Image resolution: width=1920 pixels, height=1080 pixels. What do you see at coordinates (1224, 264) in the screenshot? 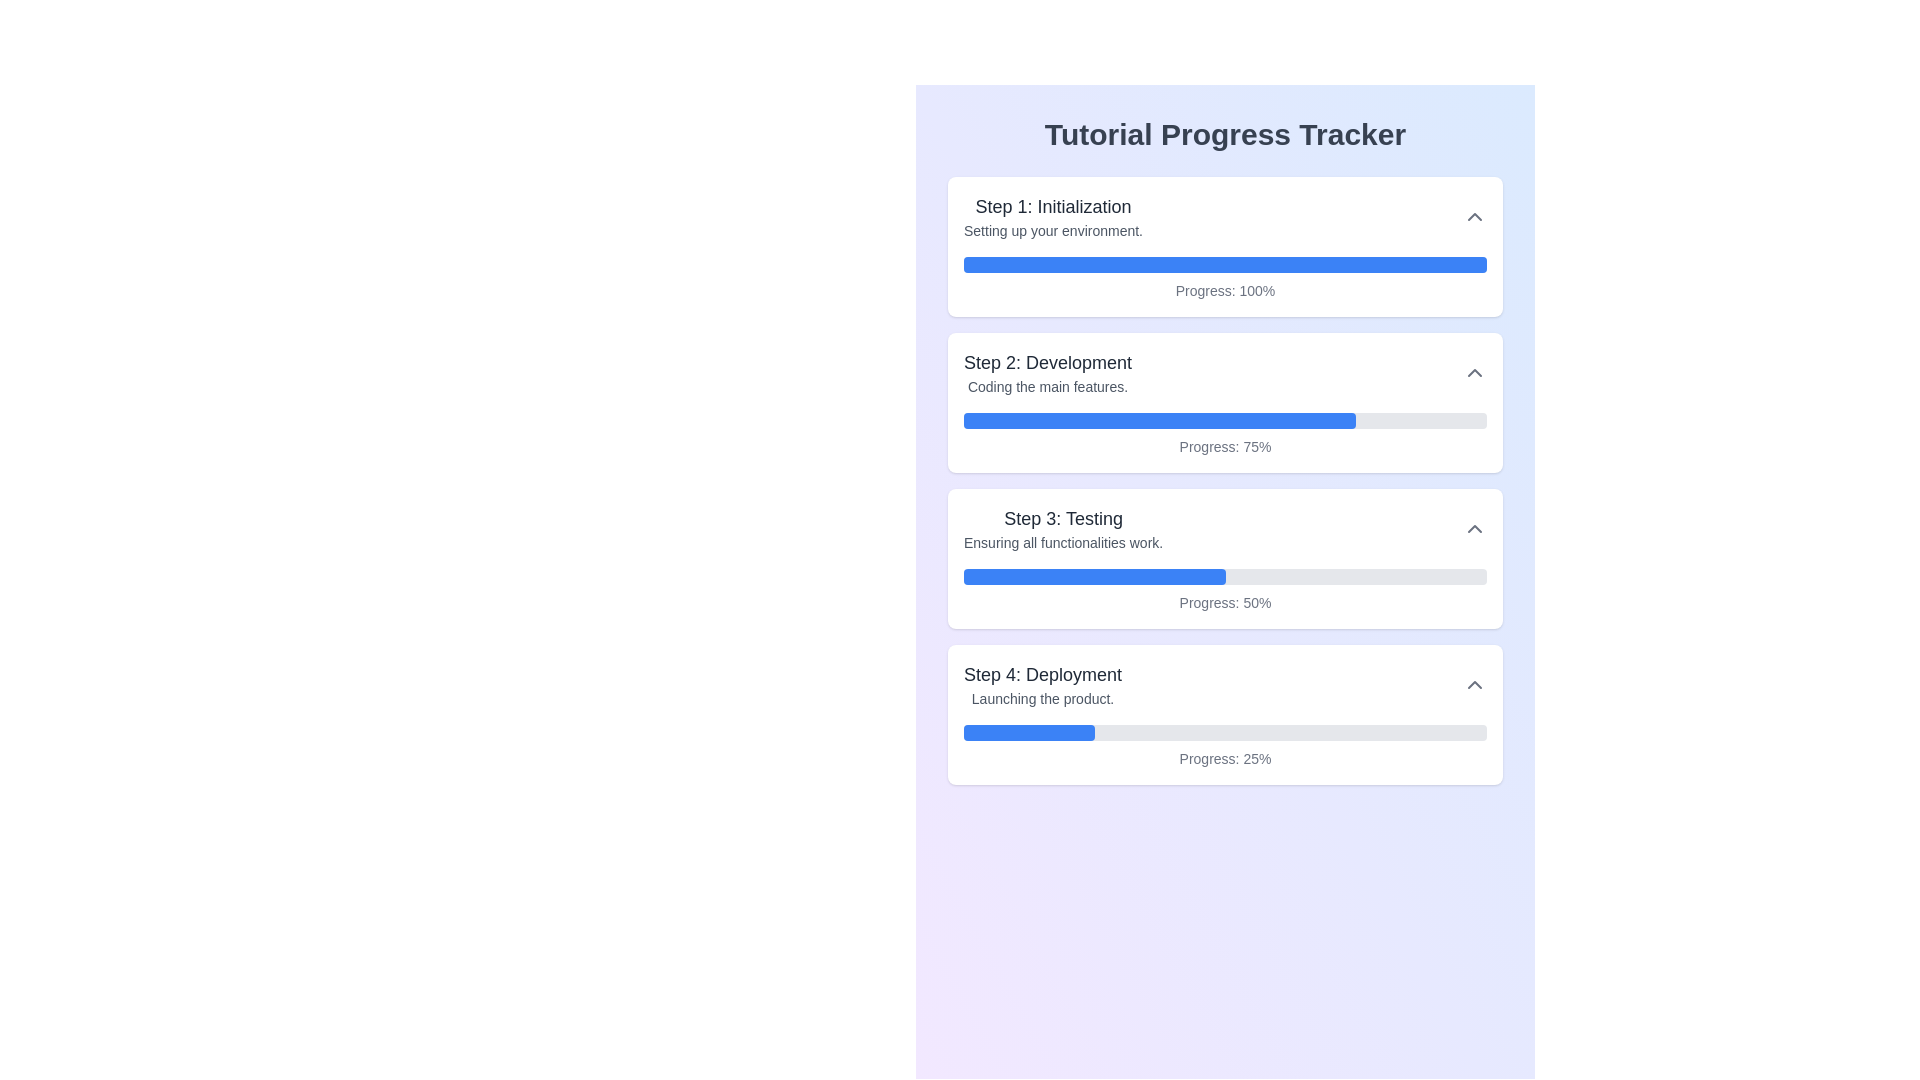
I see `the first progress bar in the 'Step 1: Initialization' card that indicates a completion of 100%` at bounding box center [1224, 264].